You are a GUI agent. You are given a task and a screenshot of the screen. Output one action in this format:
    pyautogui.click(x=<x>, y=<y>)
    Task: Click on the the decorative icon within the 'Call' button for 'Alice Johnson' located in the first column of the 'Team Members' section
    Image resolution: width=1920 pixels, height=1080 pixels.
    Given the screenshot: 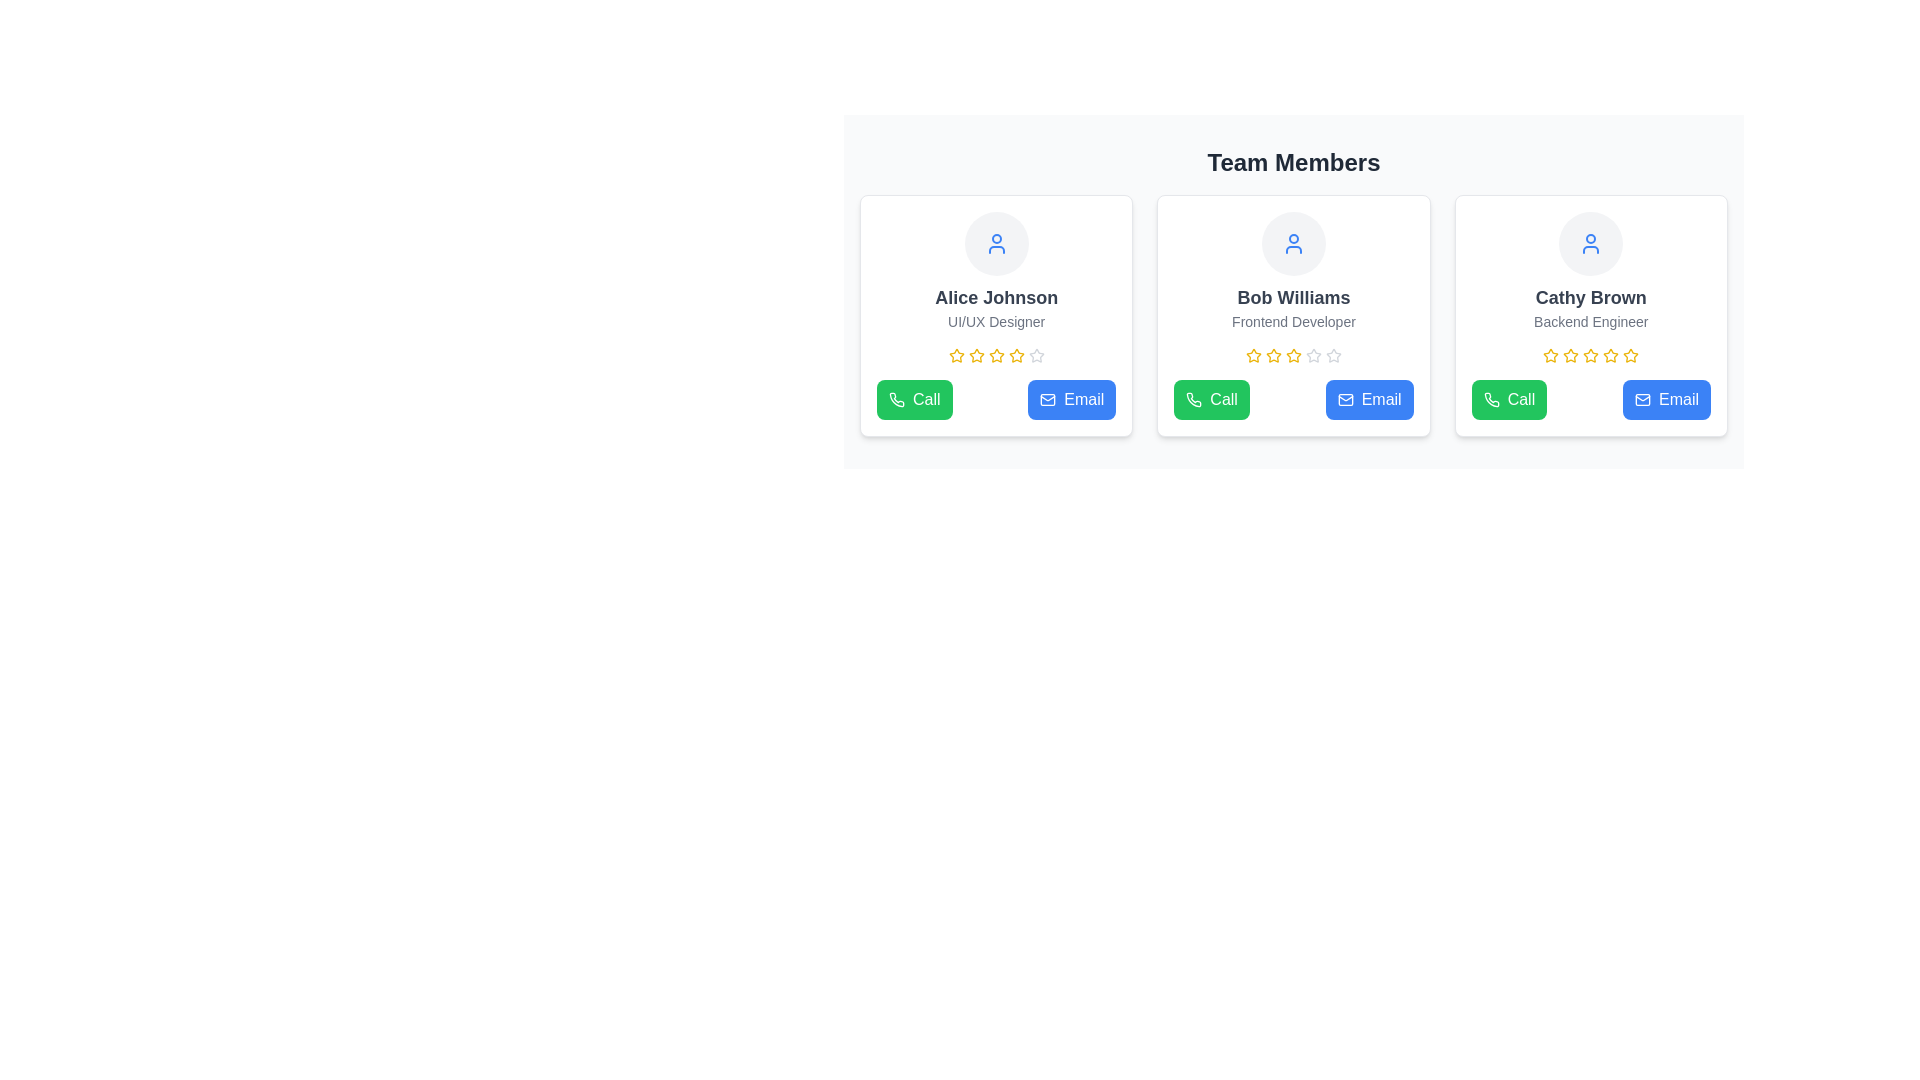 What is the action you would take?
    pyautogui.click(x=896, y=400)
    